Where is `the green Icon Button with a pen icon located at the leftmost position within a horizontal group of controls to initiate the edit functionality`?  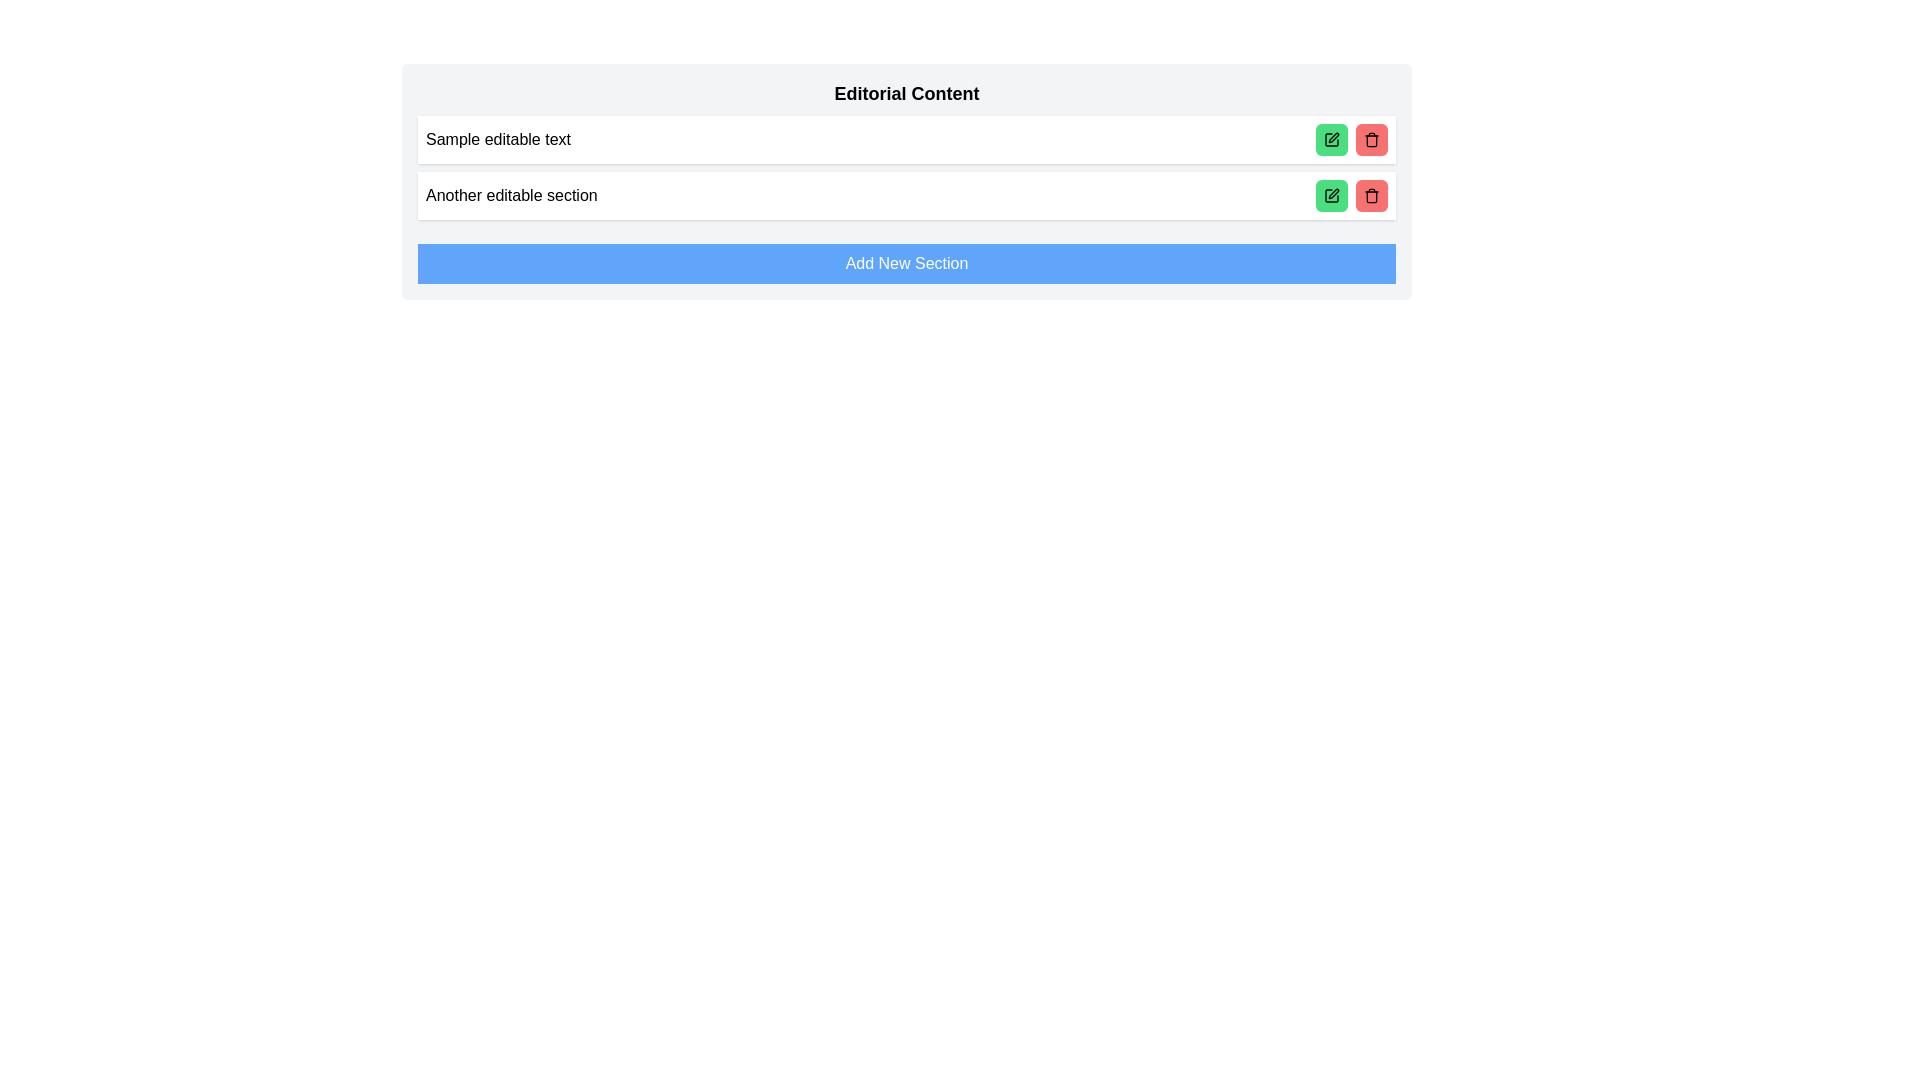 the green Icon Button with a pen icon located at the leftmost position within a horizontal group of controls to initiate the edit functionality is located at coordinates (1331, 138).